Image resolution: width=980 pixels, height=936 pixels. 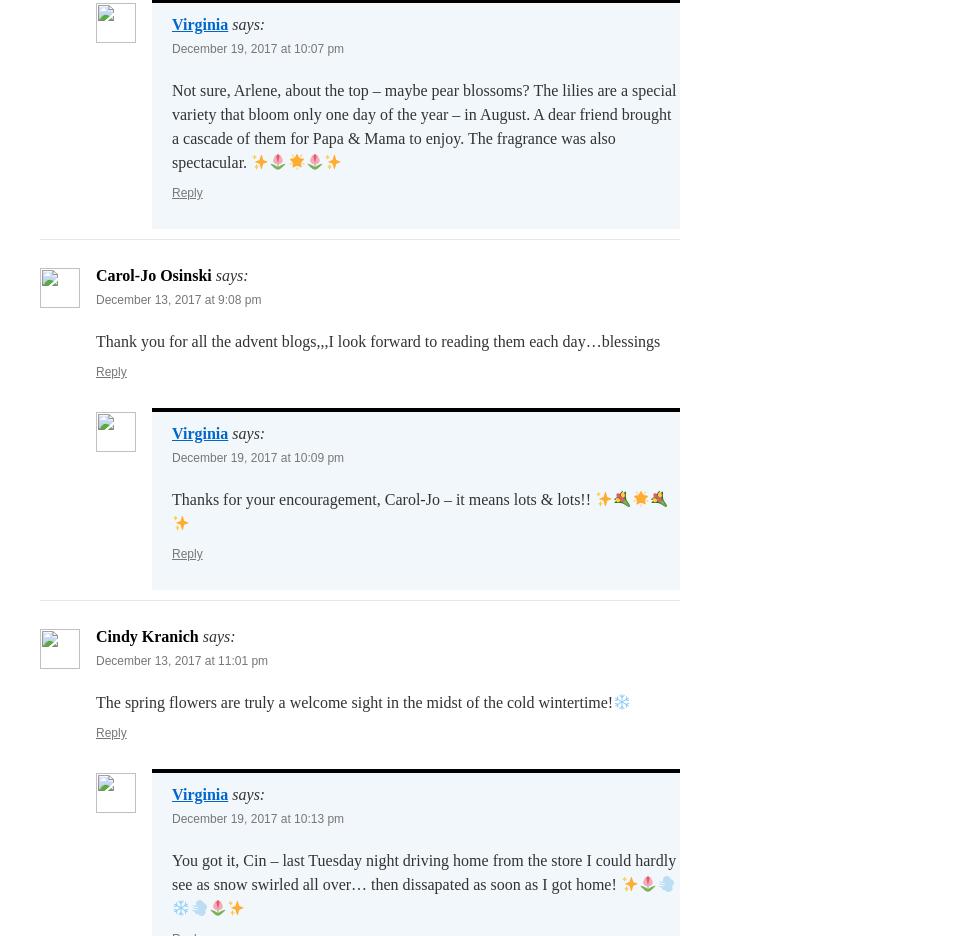 What do you see at coordinates (258, 818) in the screenshot?
I see `'December 19, 2017 at 10:13 pm'` at bounding box center [258, 818].